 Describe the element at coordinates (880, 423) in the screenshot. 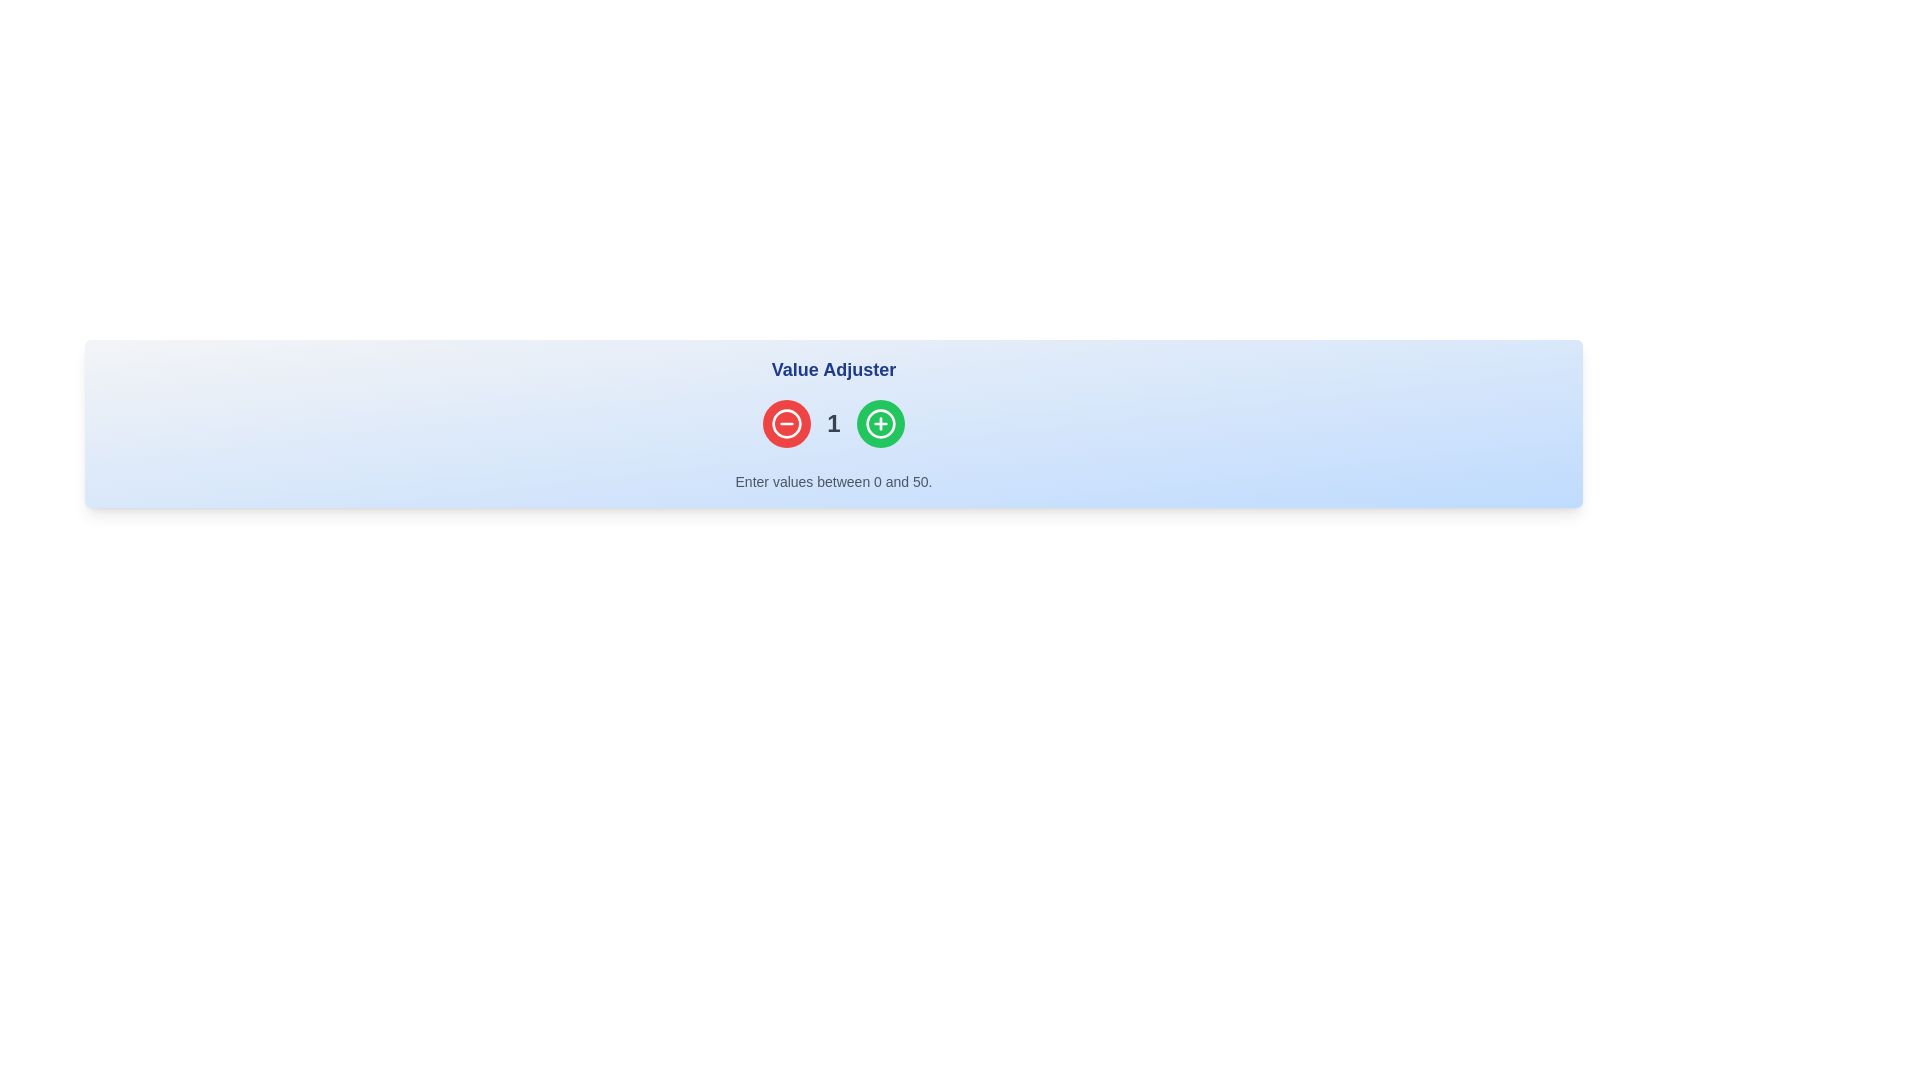

I see `the rightmost button in the control area, which has a cross symbol` at that location.